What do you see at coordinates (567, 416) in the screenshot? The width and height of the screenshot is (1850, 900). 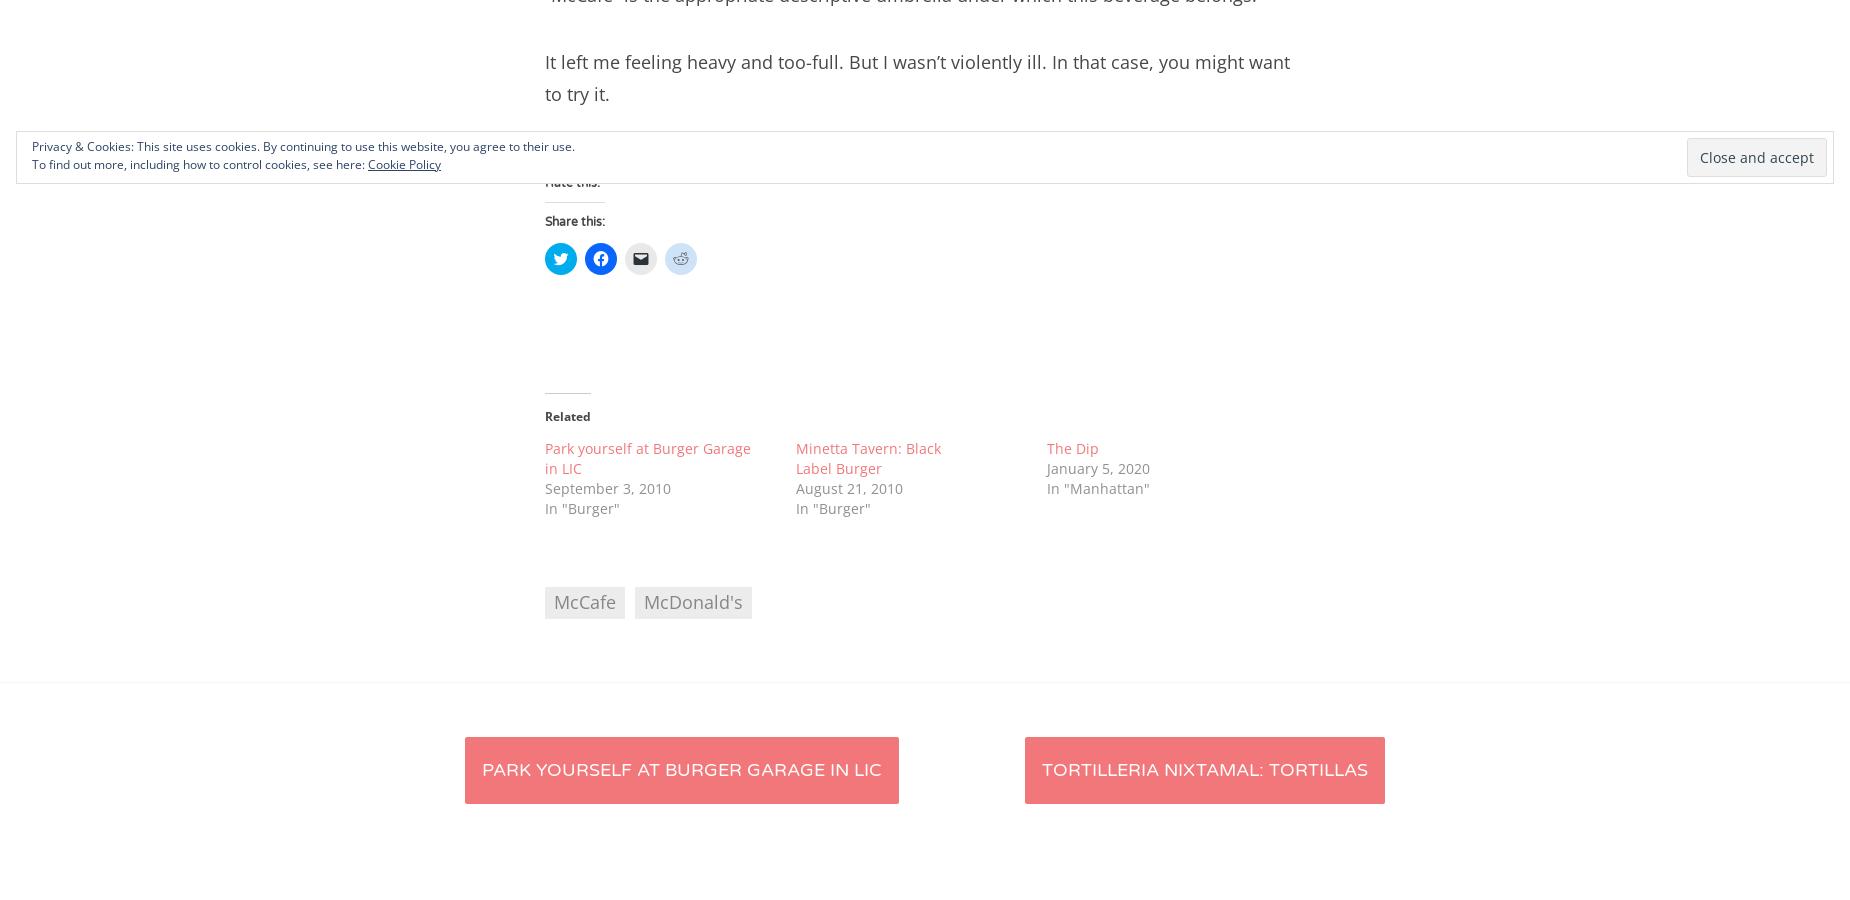 I see `'Related'` at bounding box center [567, 416].